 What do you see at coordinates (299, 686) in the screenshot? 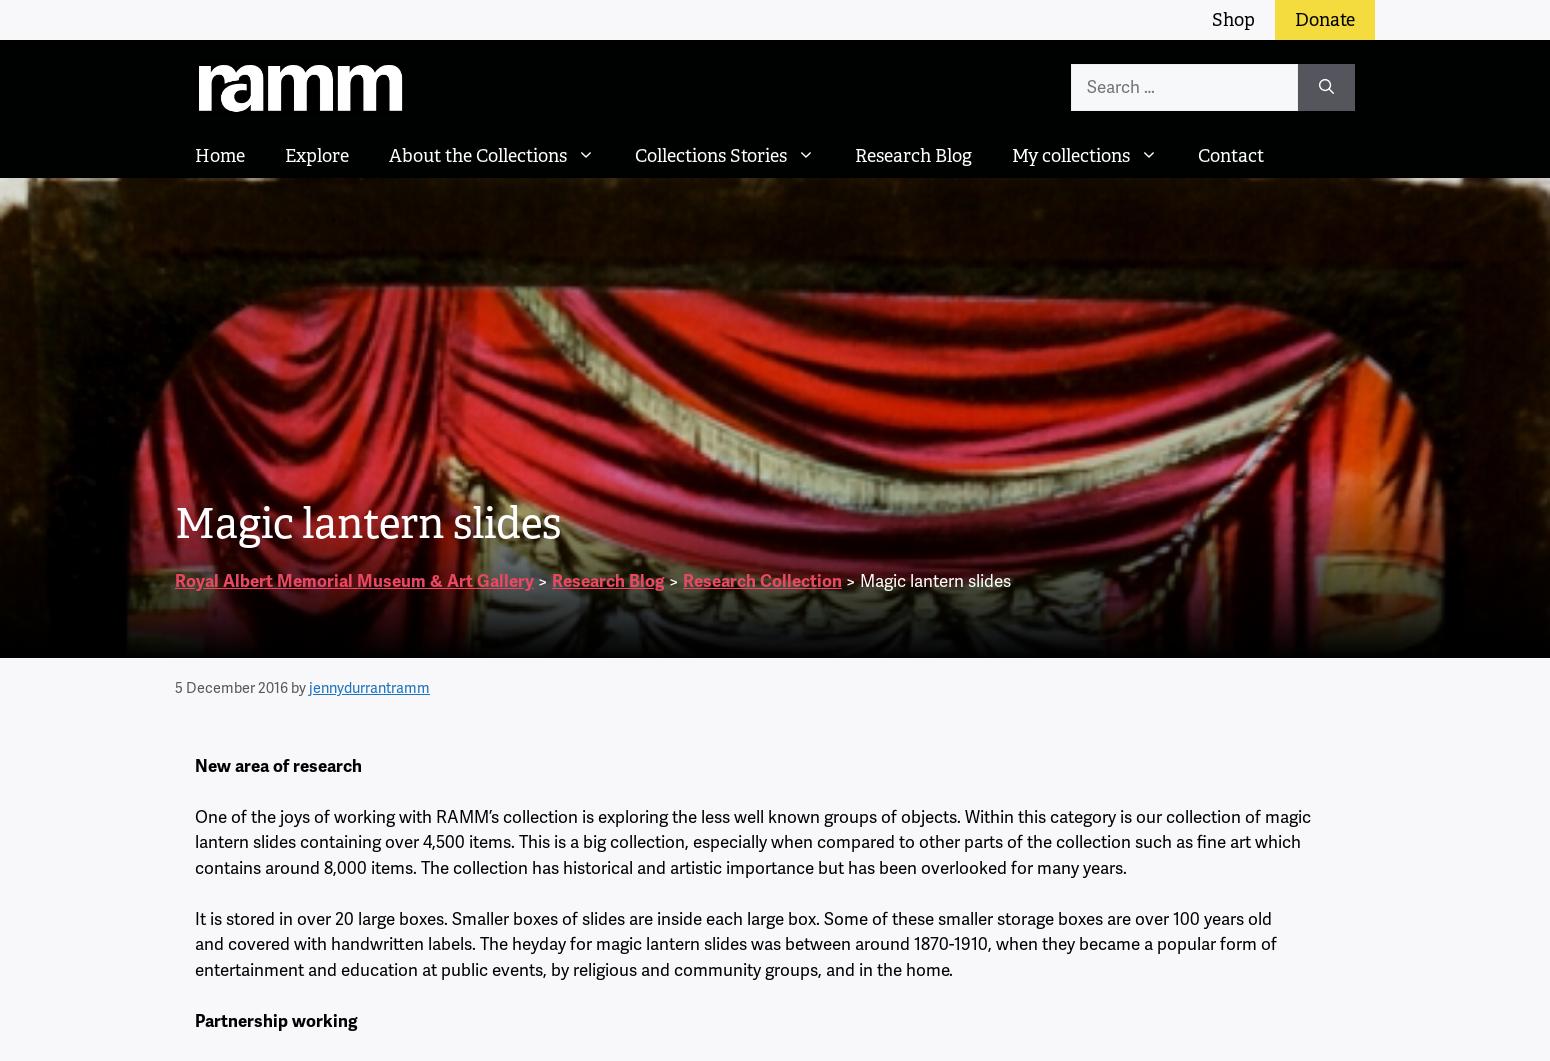
I see `'by'` at bounding box center [299, 686].